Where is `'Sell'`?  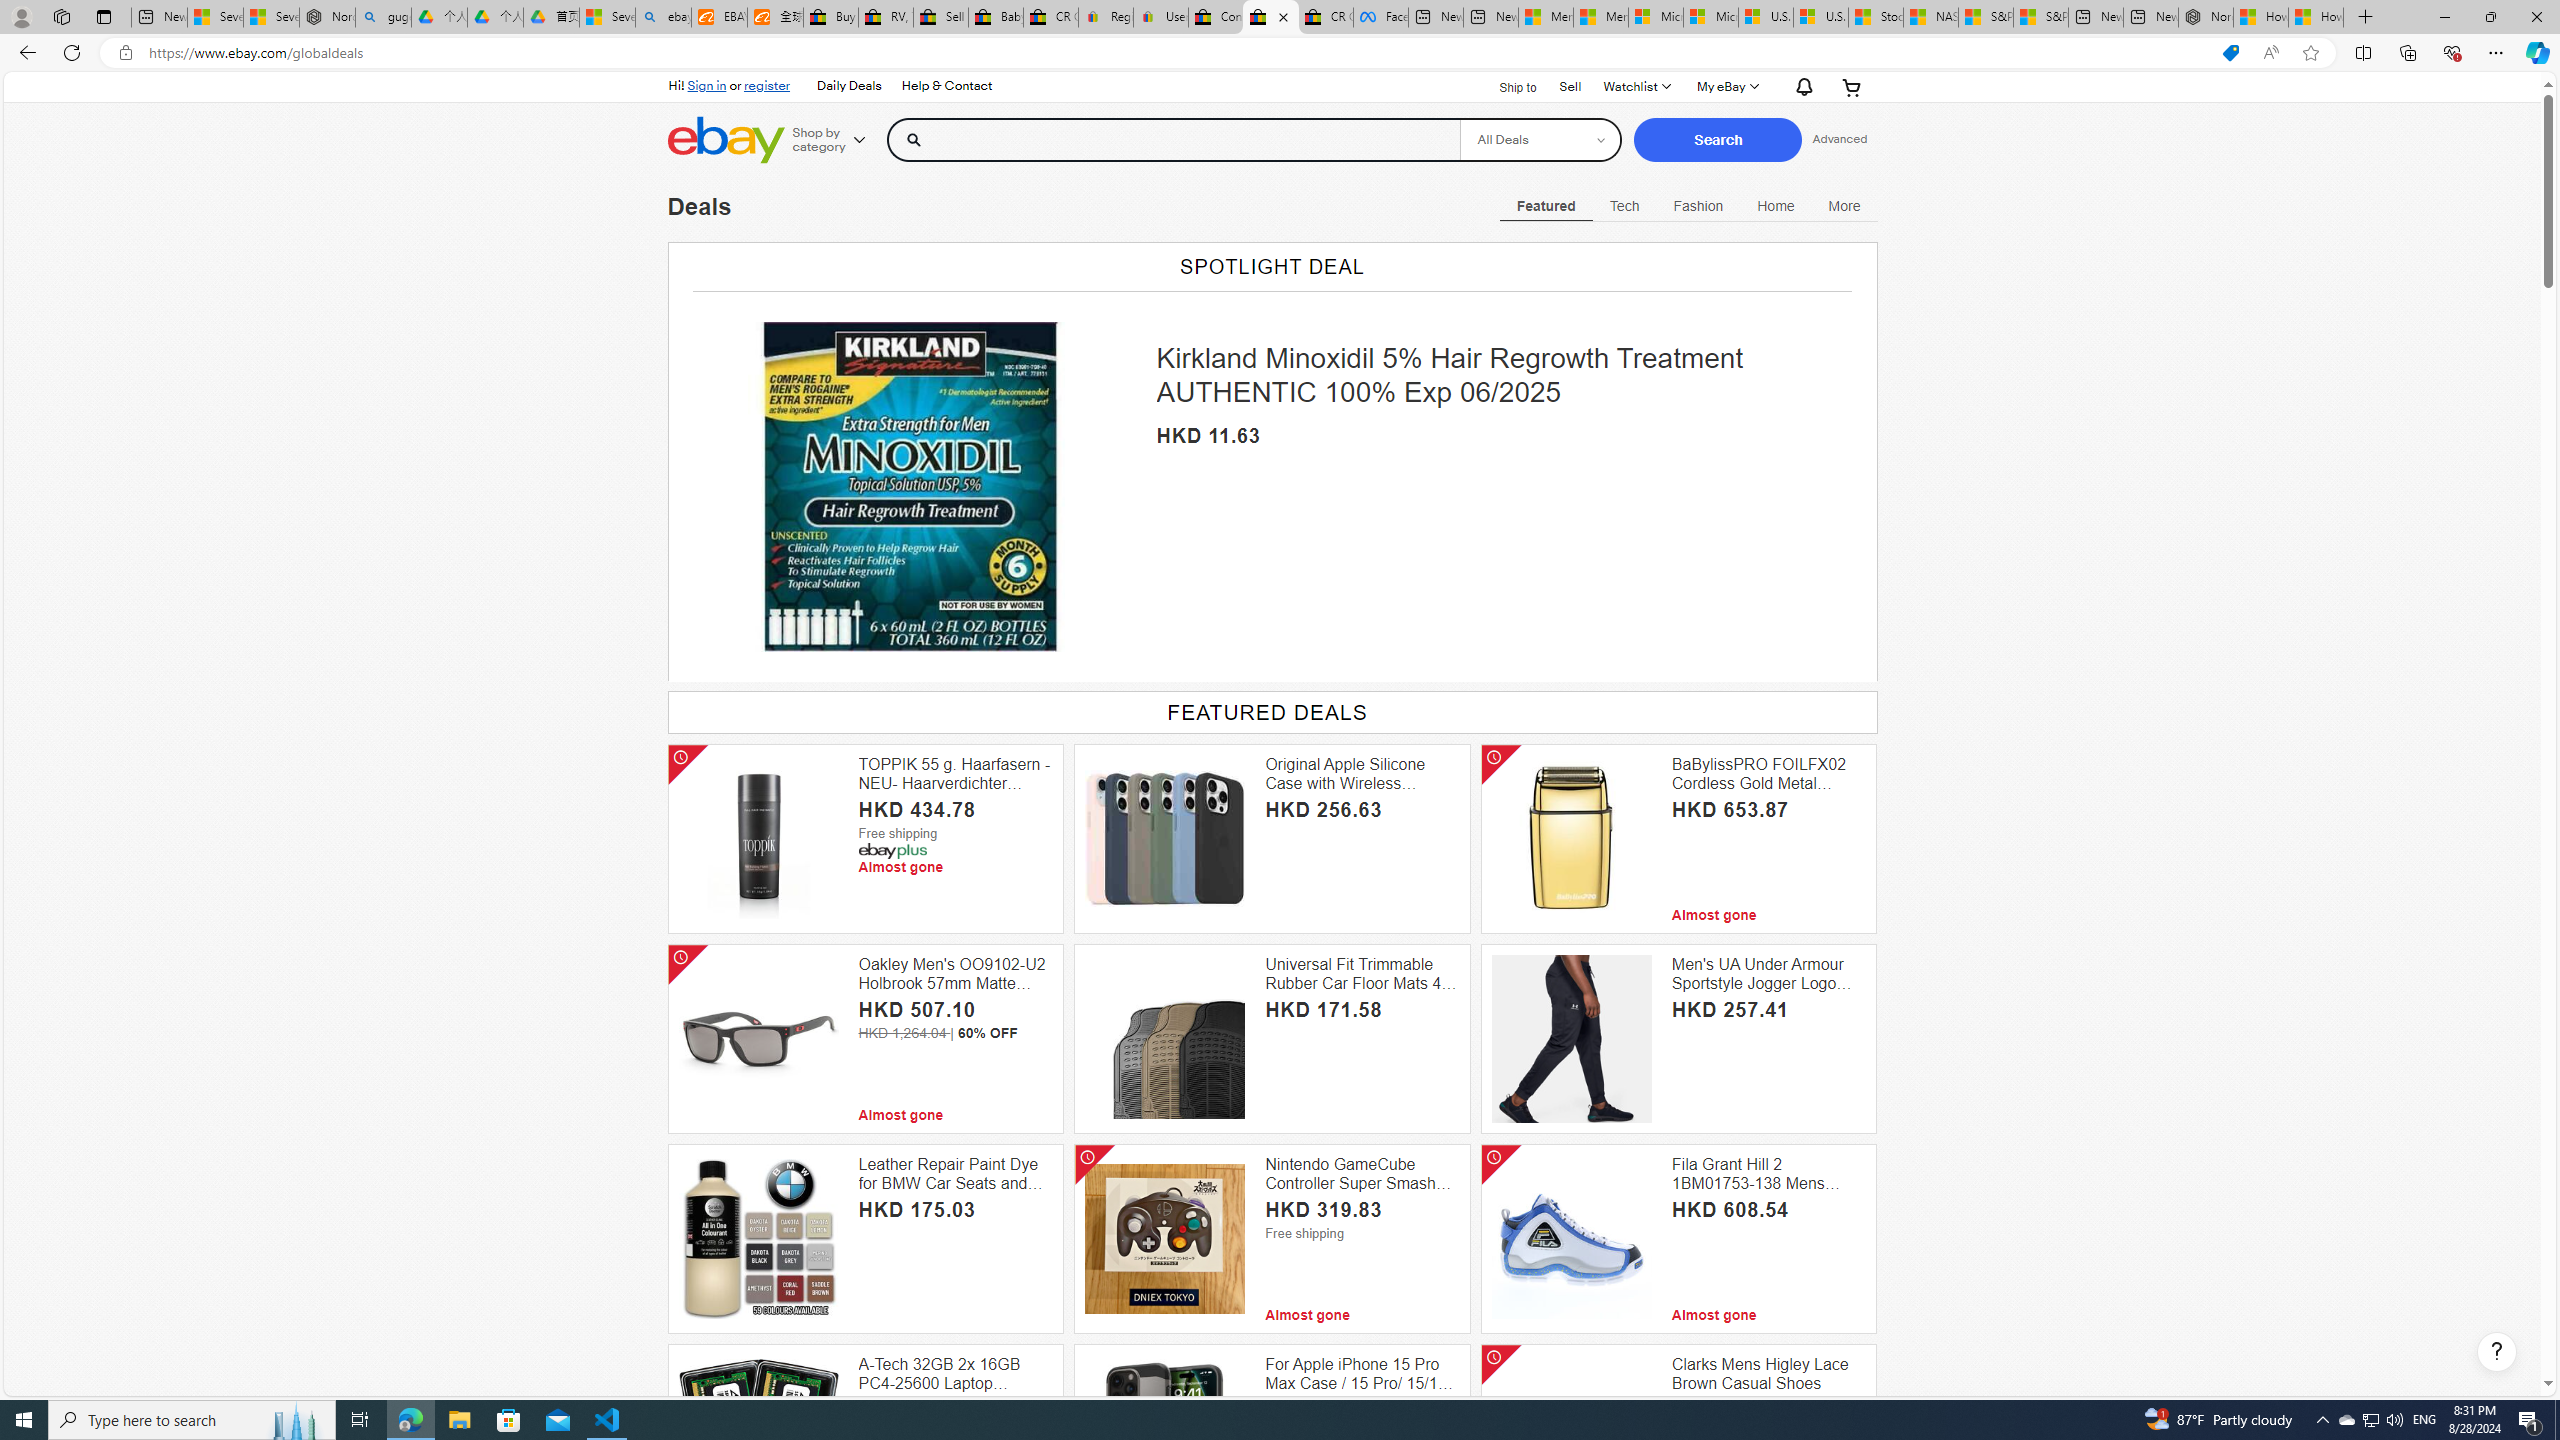 'Sell' is located at coordinates (1569, 85).